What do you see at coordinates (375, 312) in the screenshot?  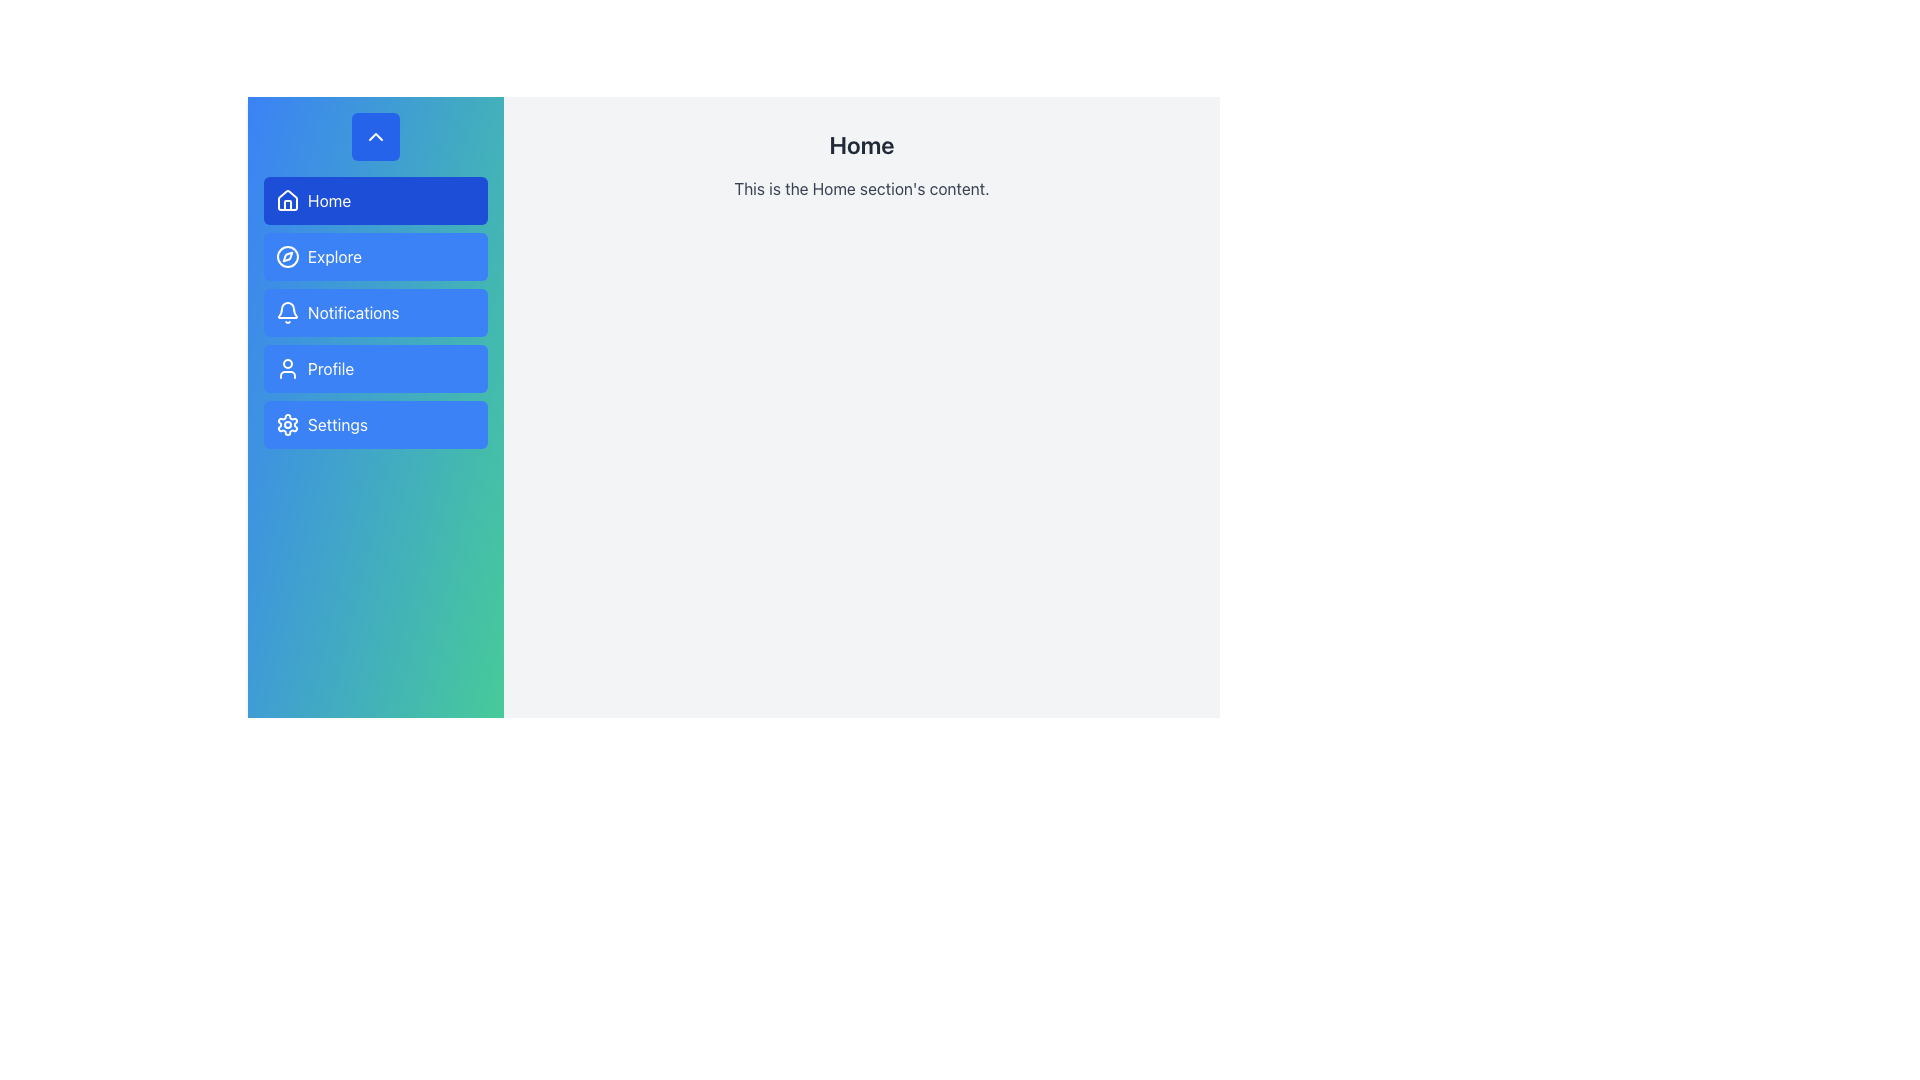 I see `the 'Notifications' button located between the 'Explore' button and the 'Profile' button in the sidebar menu` at bounding box center [375, 312].